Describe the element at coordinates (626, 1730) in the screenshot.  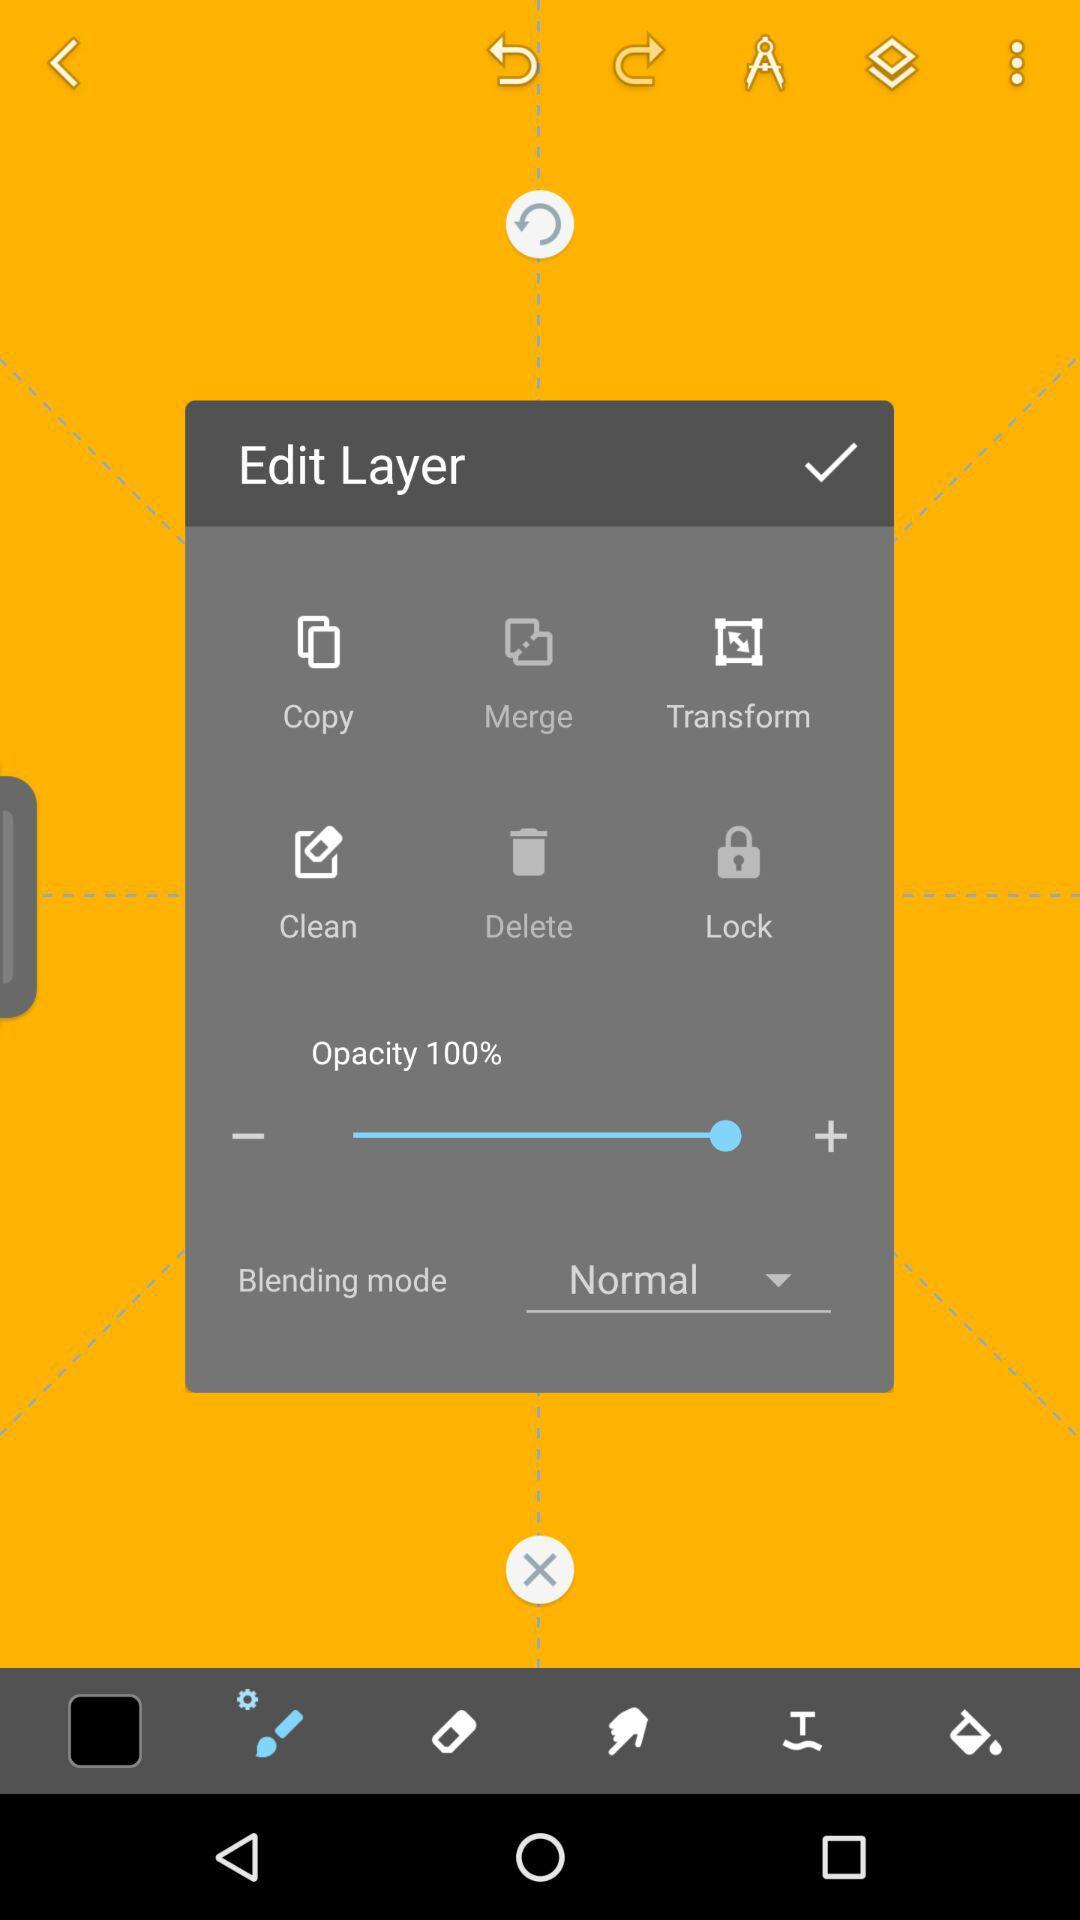
I see `the icon at adjacently right of eraser` at that location.